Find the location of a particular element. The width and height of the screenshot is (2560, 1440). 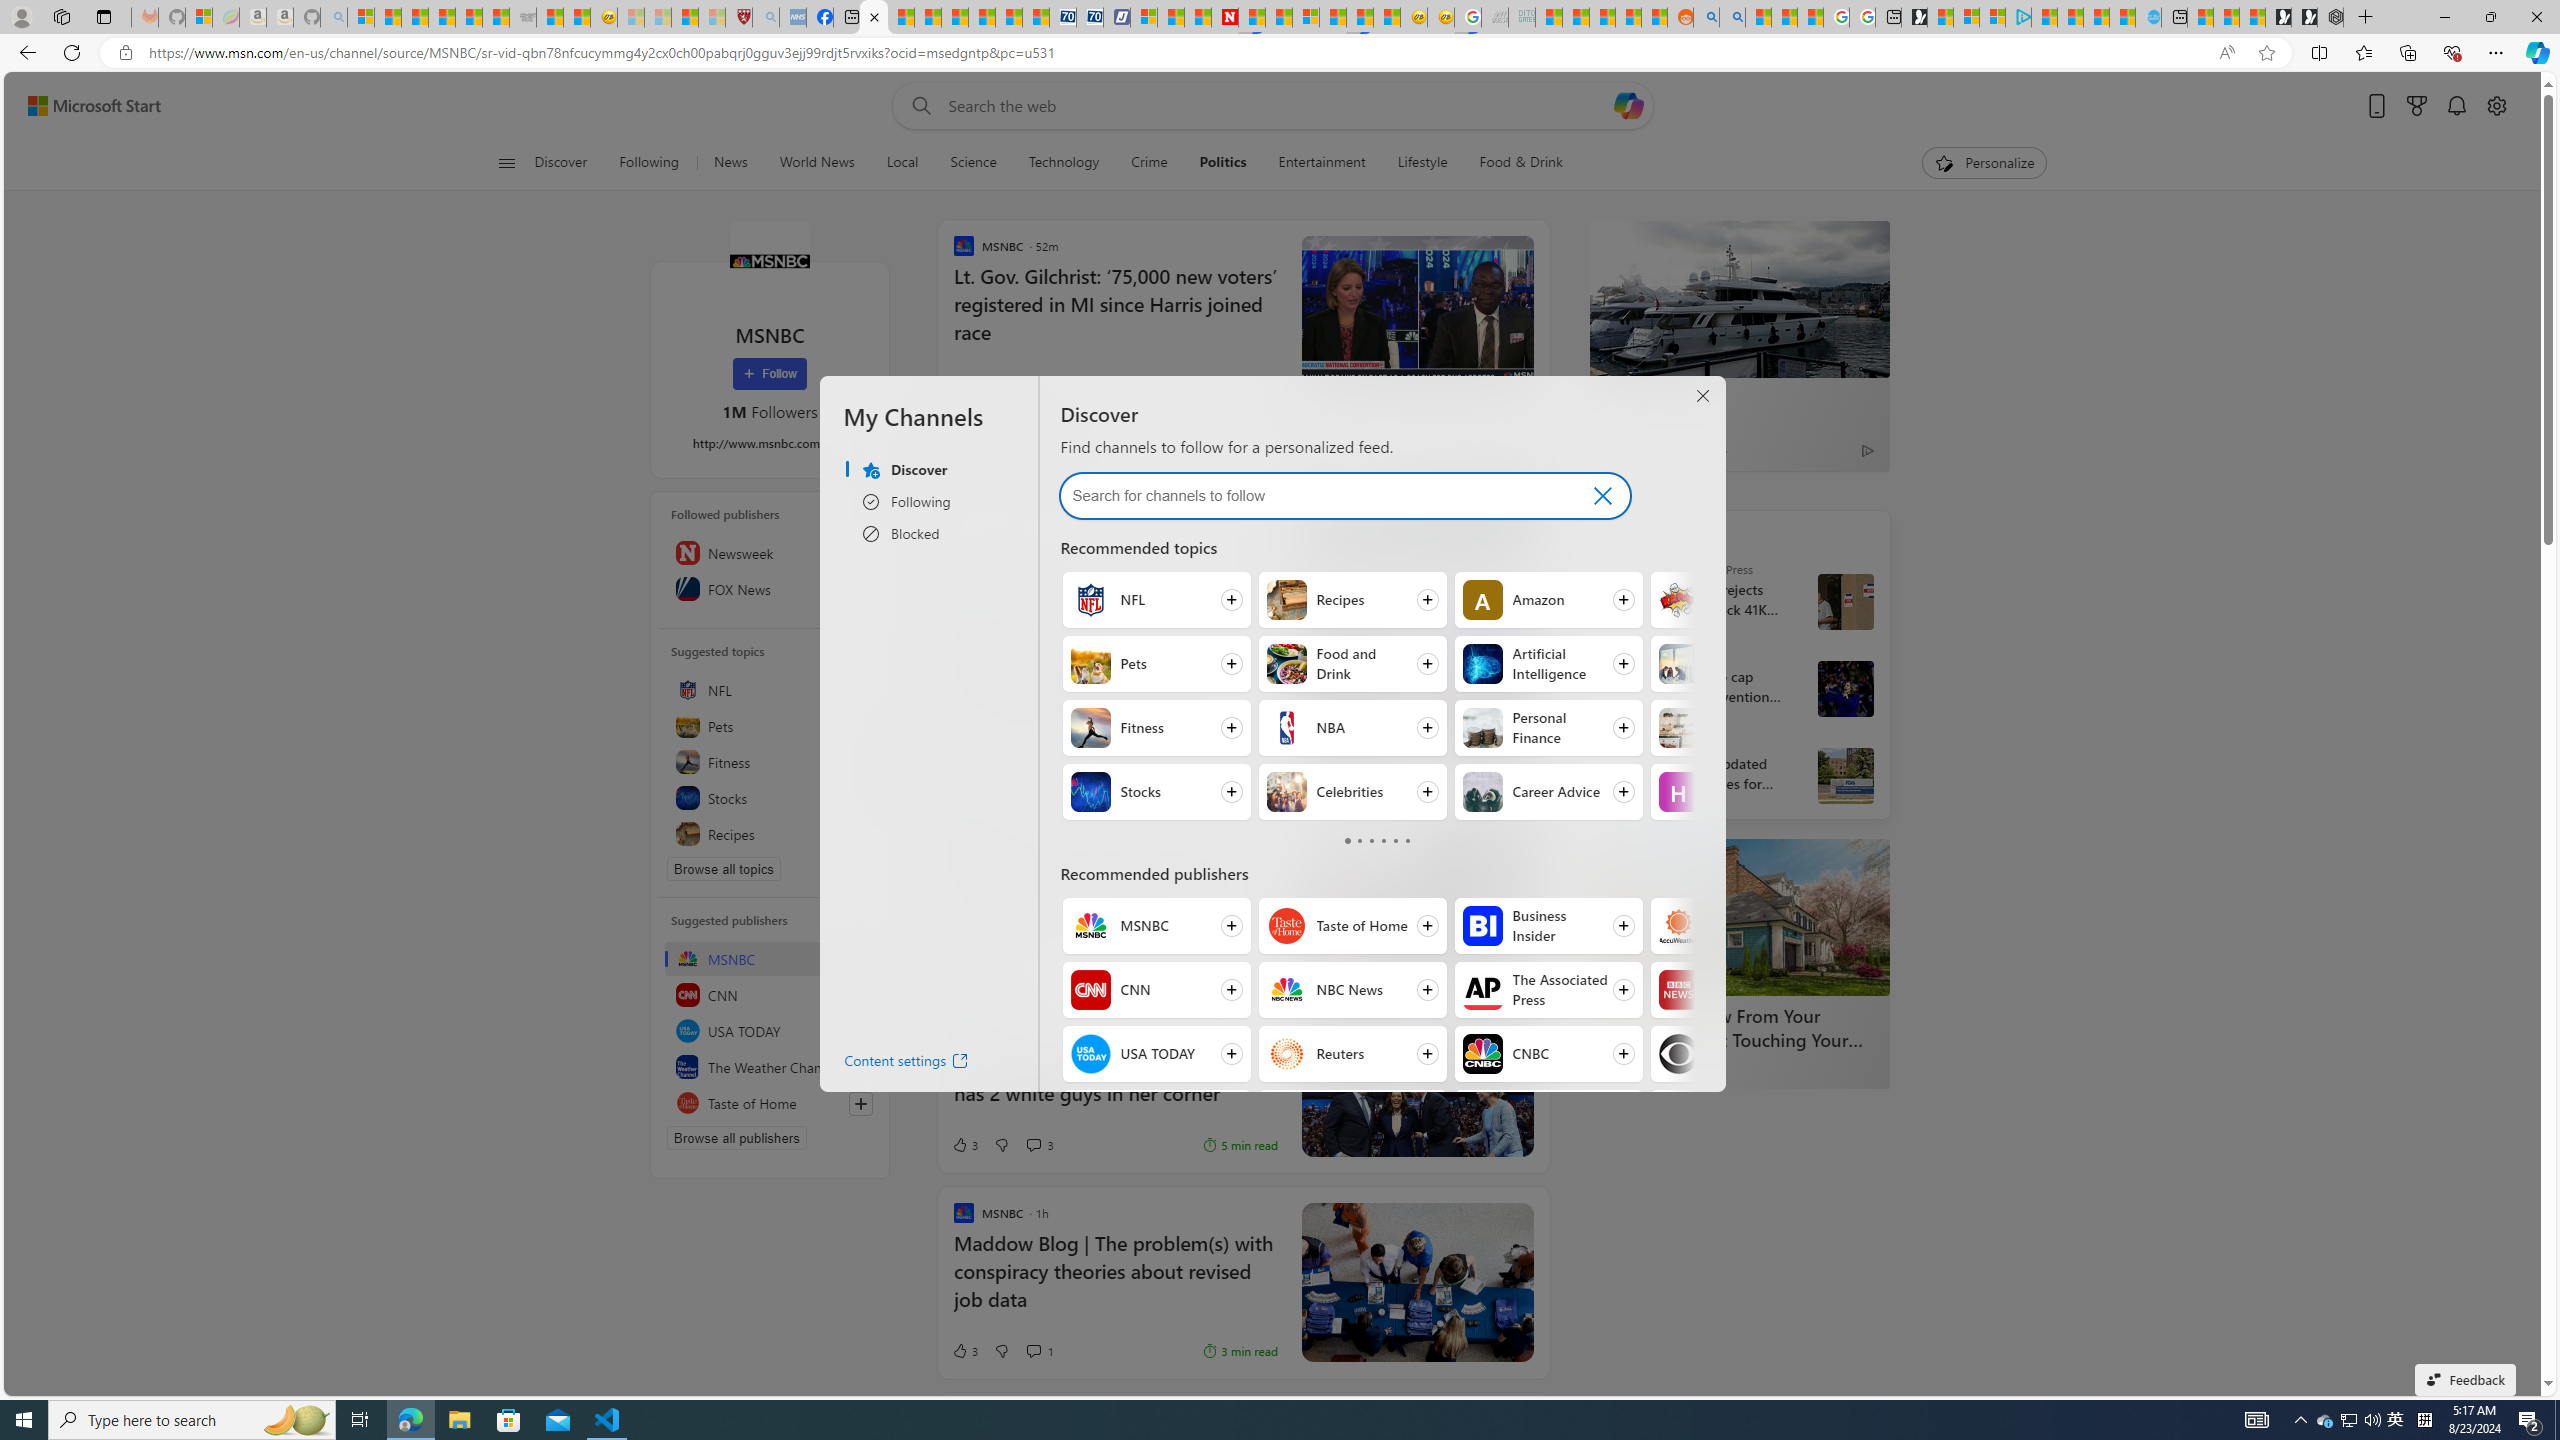

'AccuWeather' is located at coordinates (1679, 924).